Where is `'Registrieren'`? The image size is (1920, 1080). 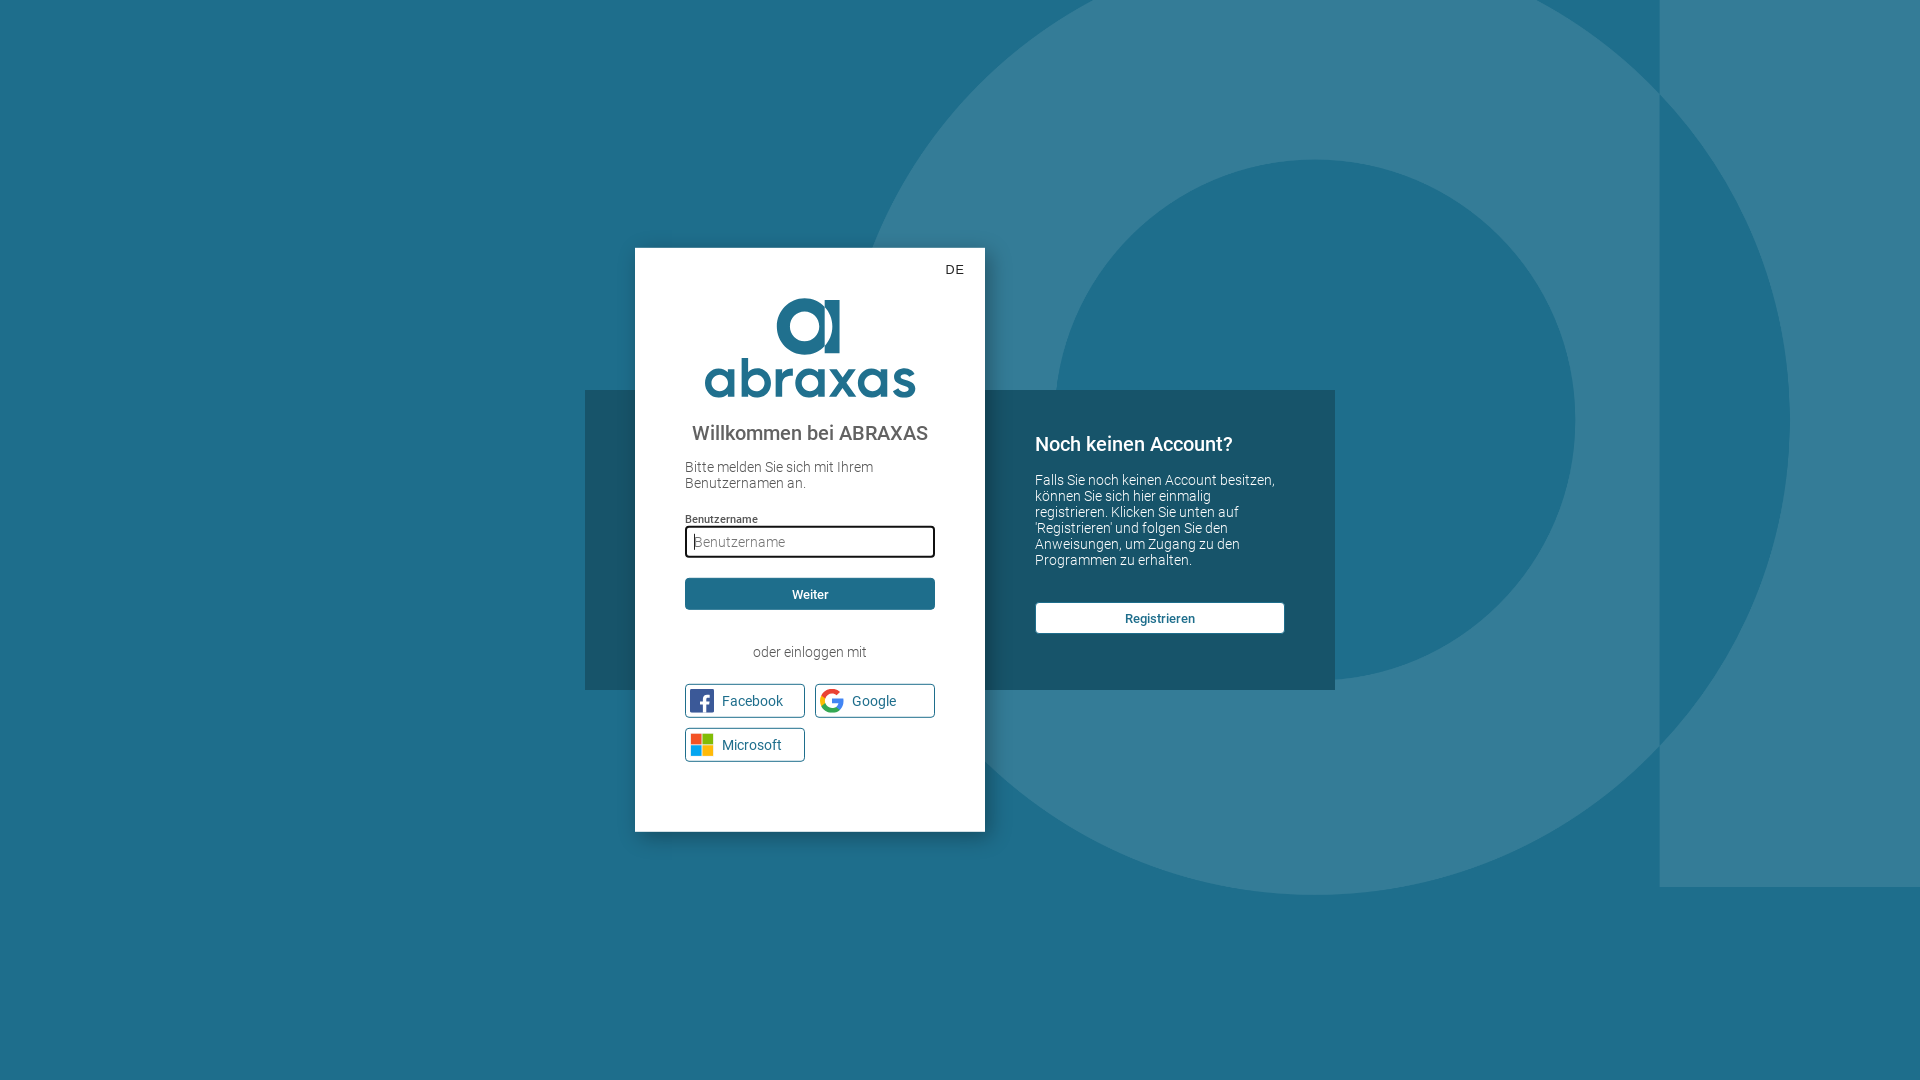
'Registrieren' is located at coordinates (1035, 616).